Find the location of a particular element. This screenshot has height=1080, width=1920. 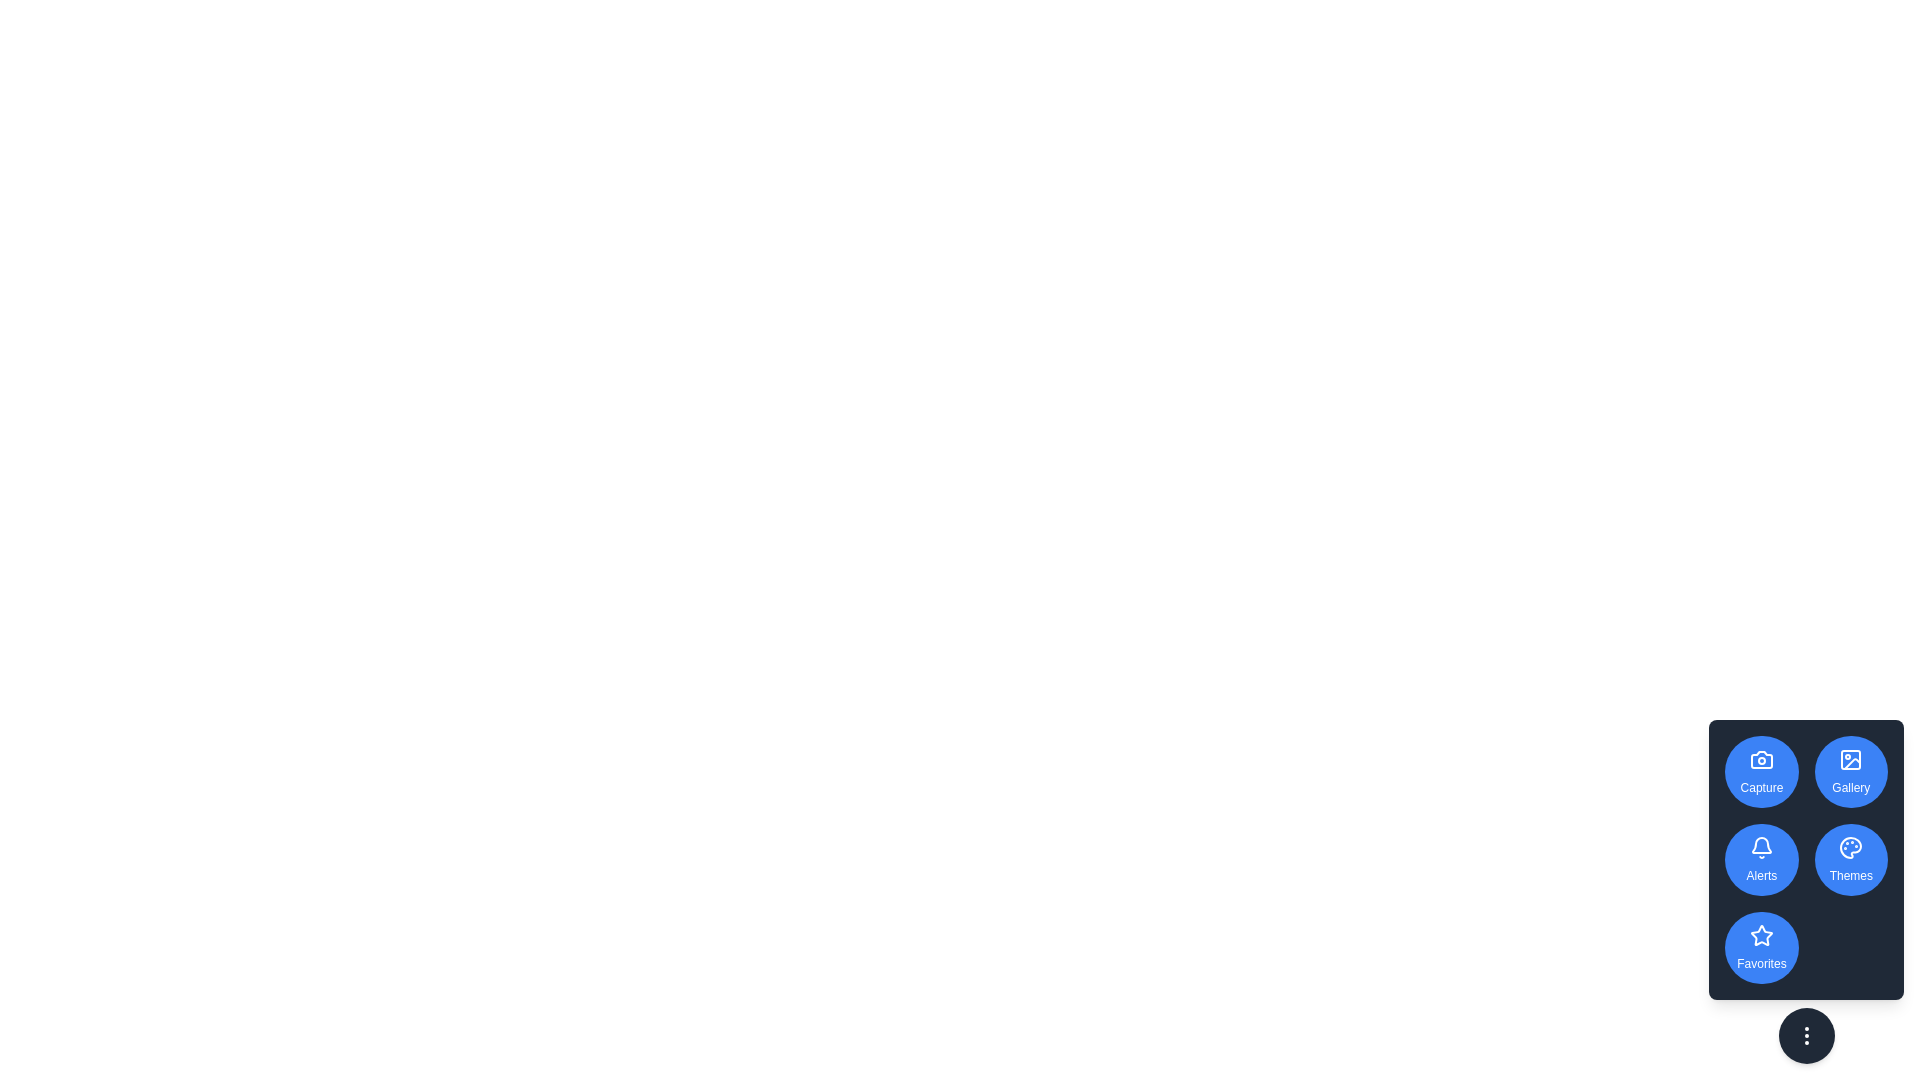

the 'Themes' button to explore theme options is located at coordinates (1850, 859).